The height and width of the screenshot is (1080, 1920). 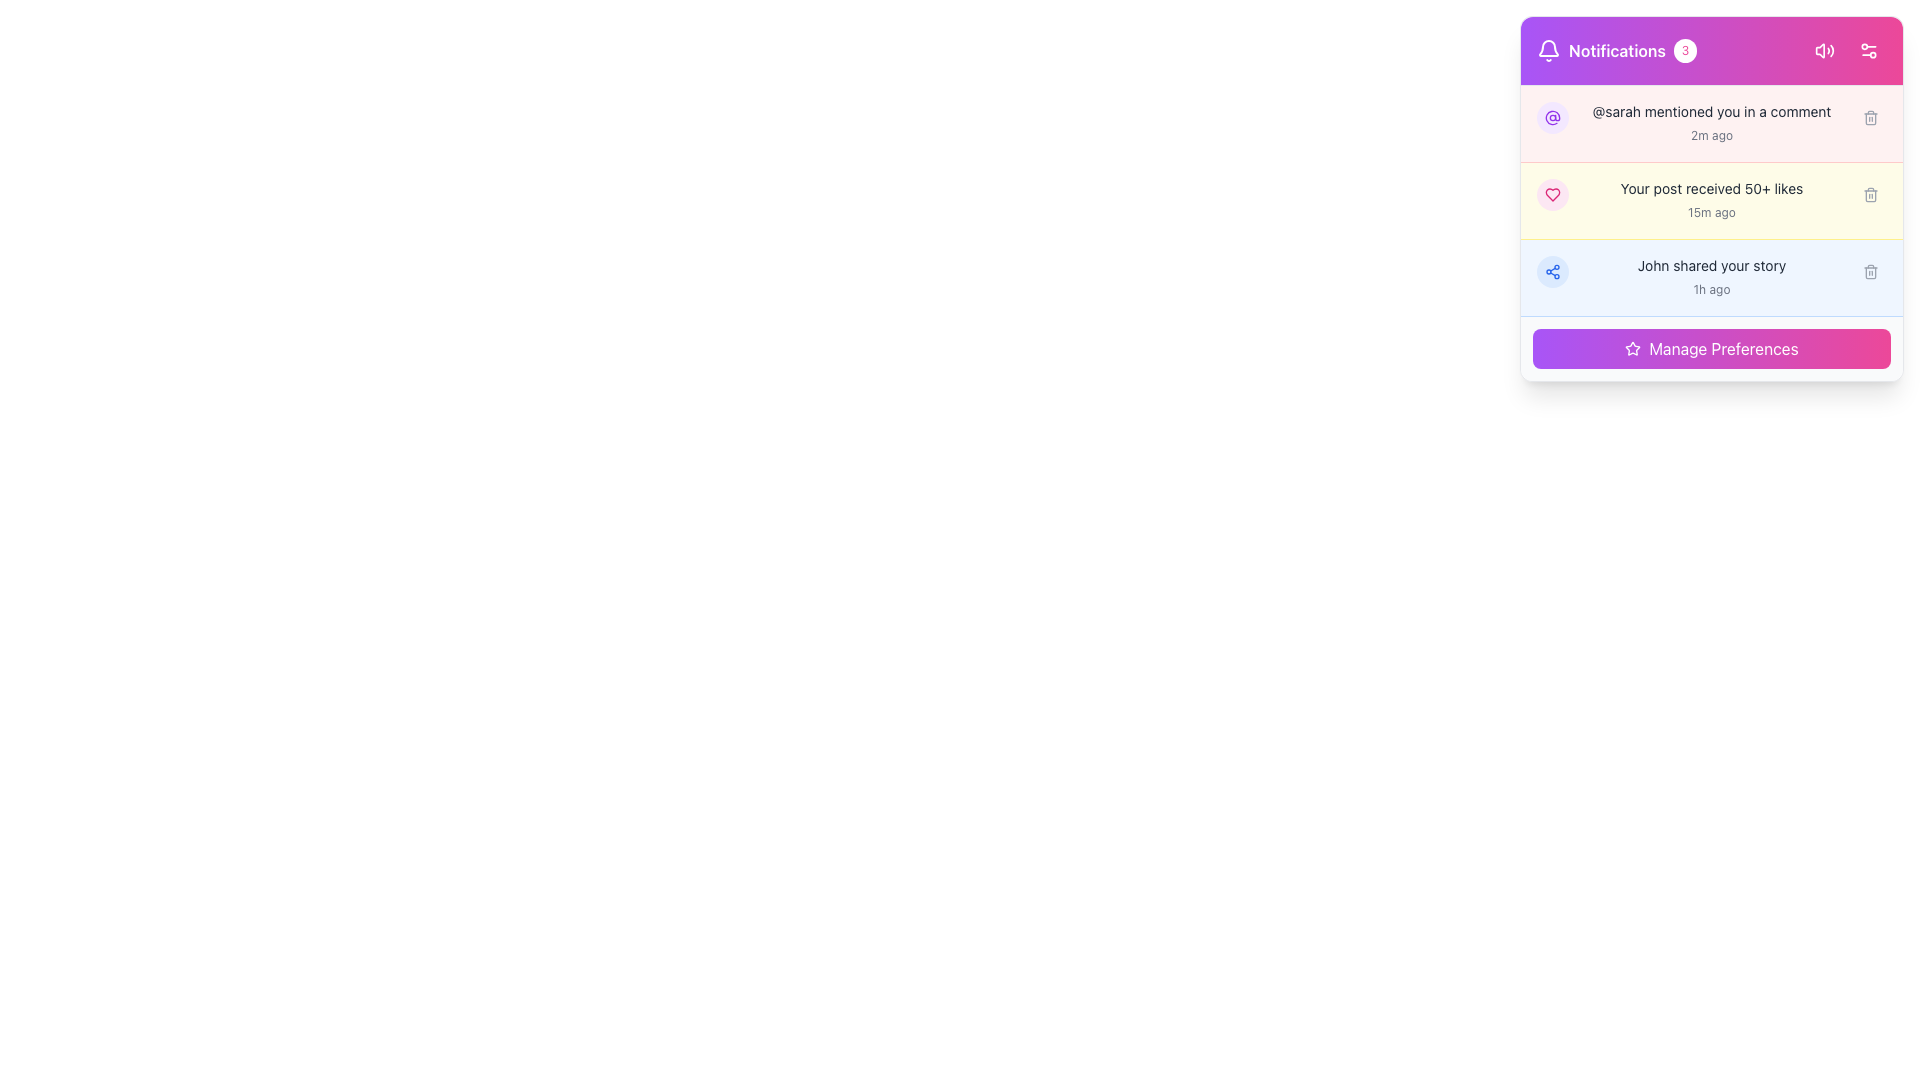 What do you see at coordinates (1684, 49) in the screenshot?
I see `the small, rounded badge displaying the number '3' with a white background and pink text, located at the far-right side of the title bar in the 'Notifications' section, adjacent to the 'Notifications' label` at bounding box center [1684, 49].